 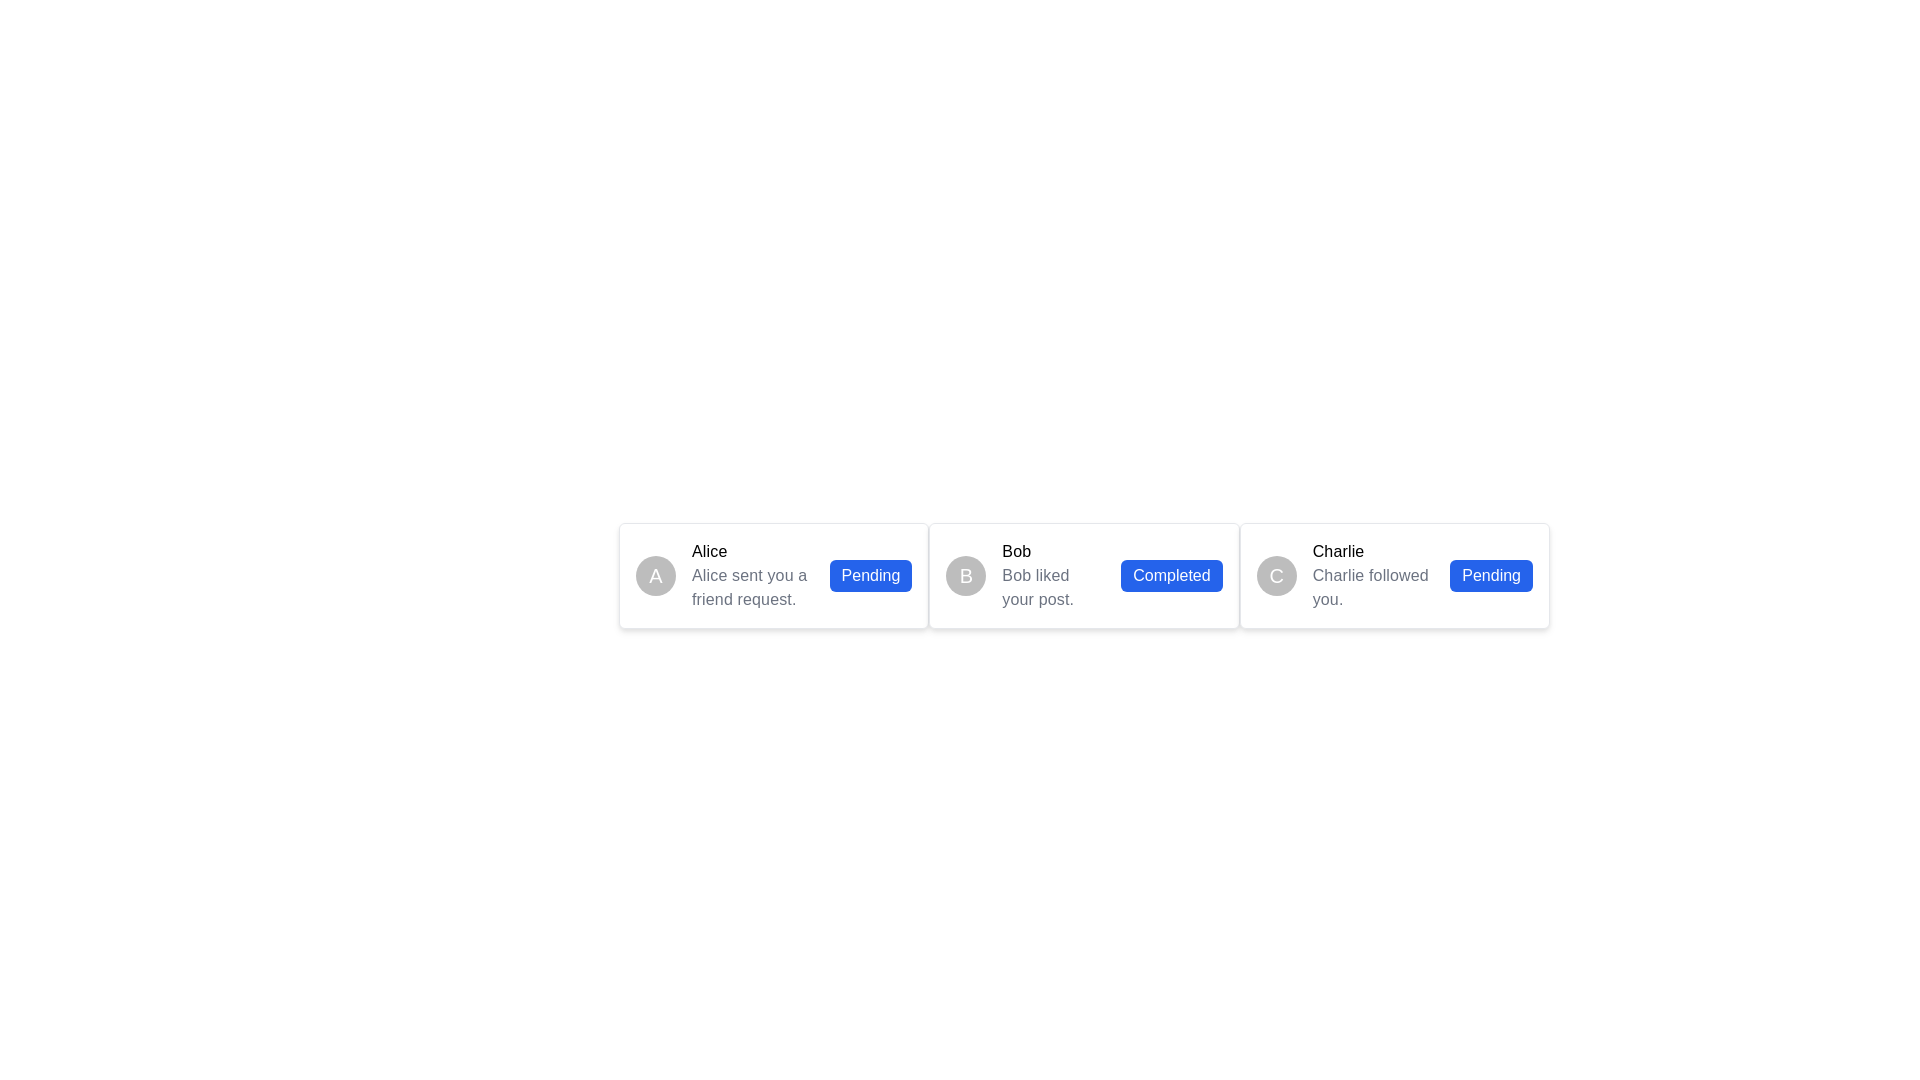 What do you see at coordinates (1052, 586) in the screenshot?
I see `notification message displayed as static text below the bolded title 'Bob', which provides information about 'Bob's interaction` at bounding box center [1052, 586].